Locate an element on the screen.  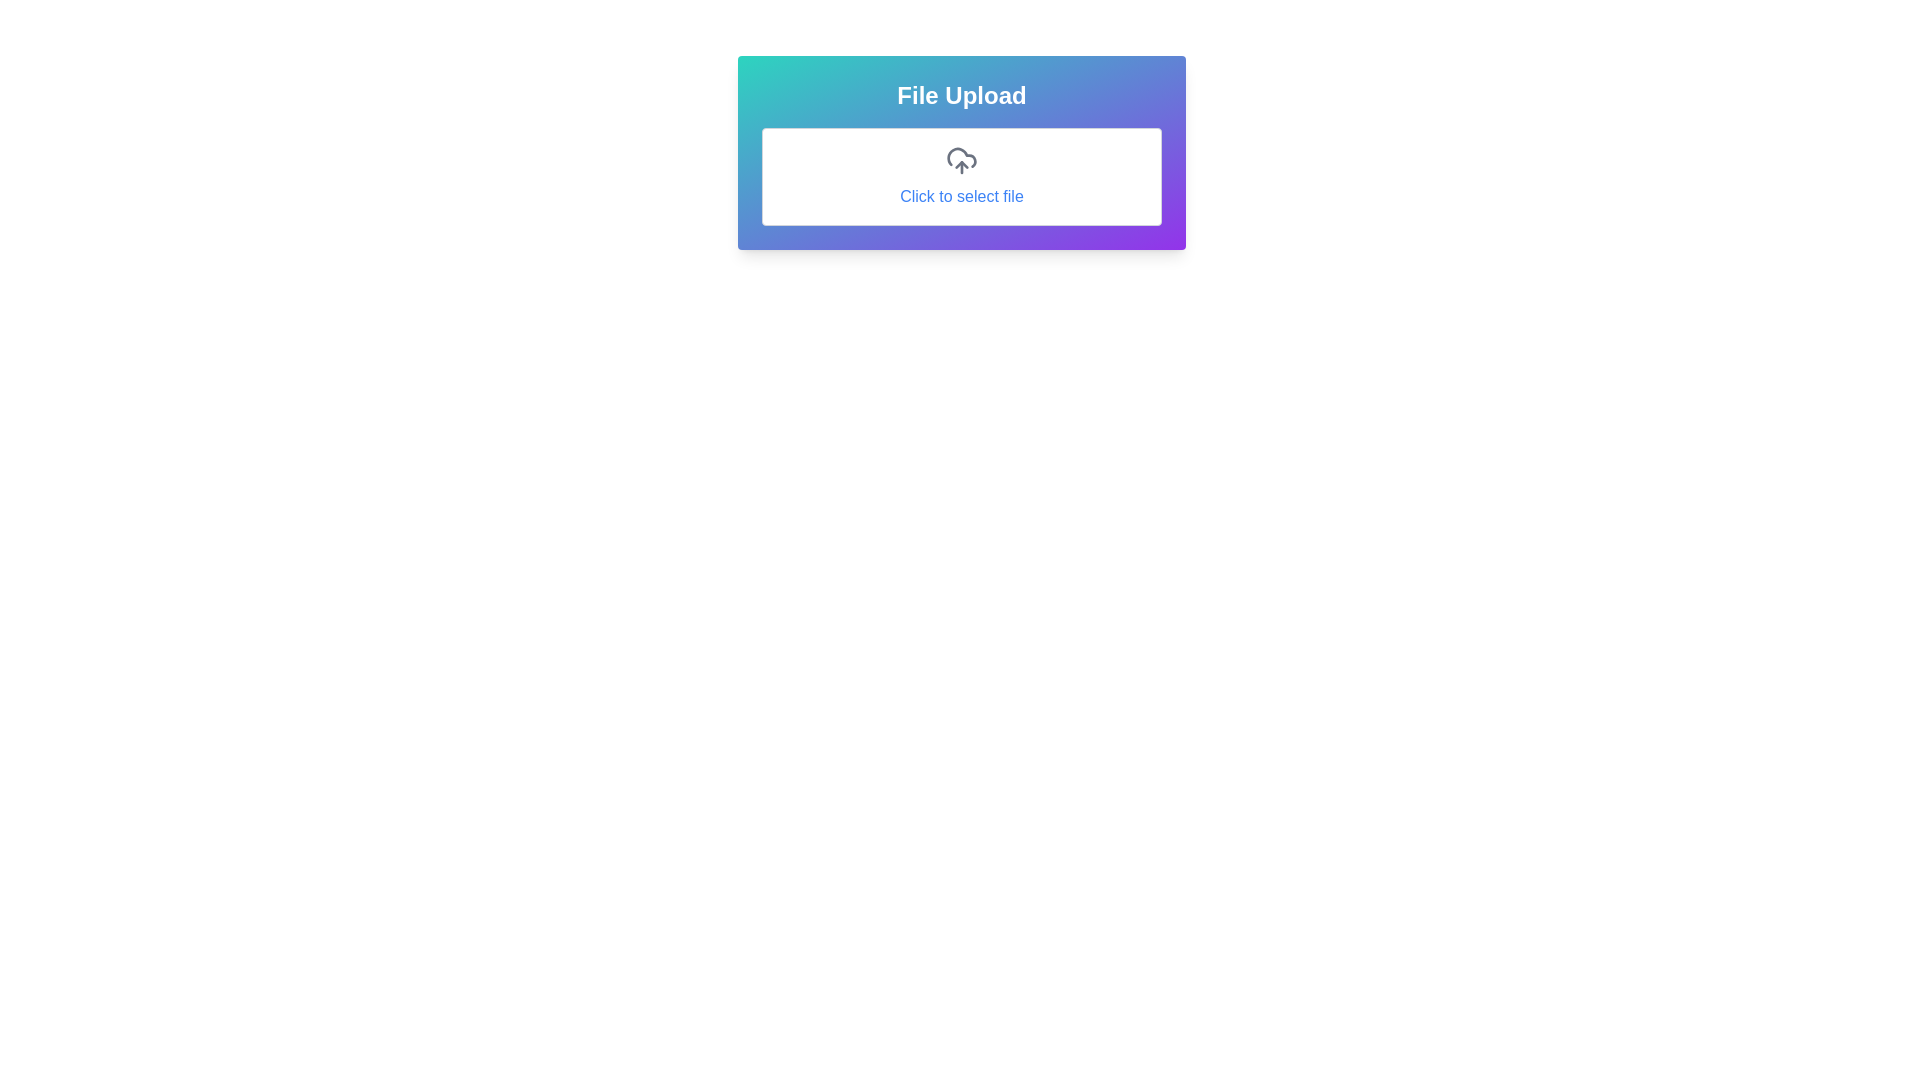
the cloud upload icon, which is centrally located in the 'File Upload' card and has a round design with gray strokes and an upward arrow is located at coordinates (961, 160).